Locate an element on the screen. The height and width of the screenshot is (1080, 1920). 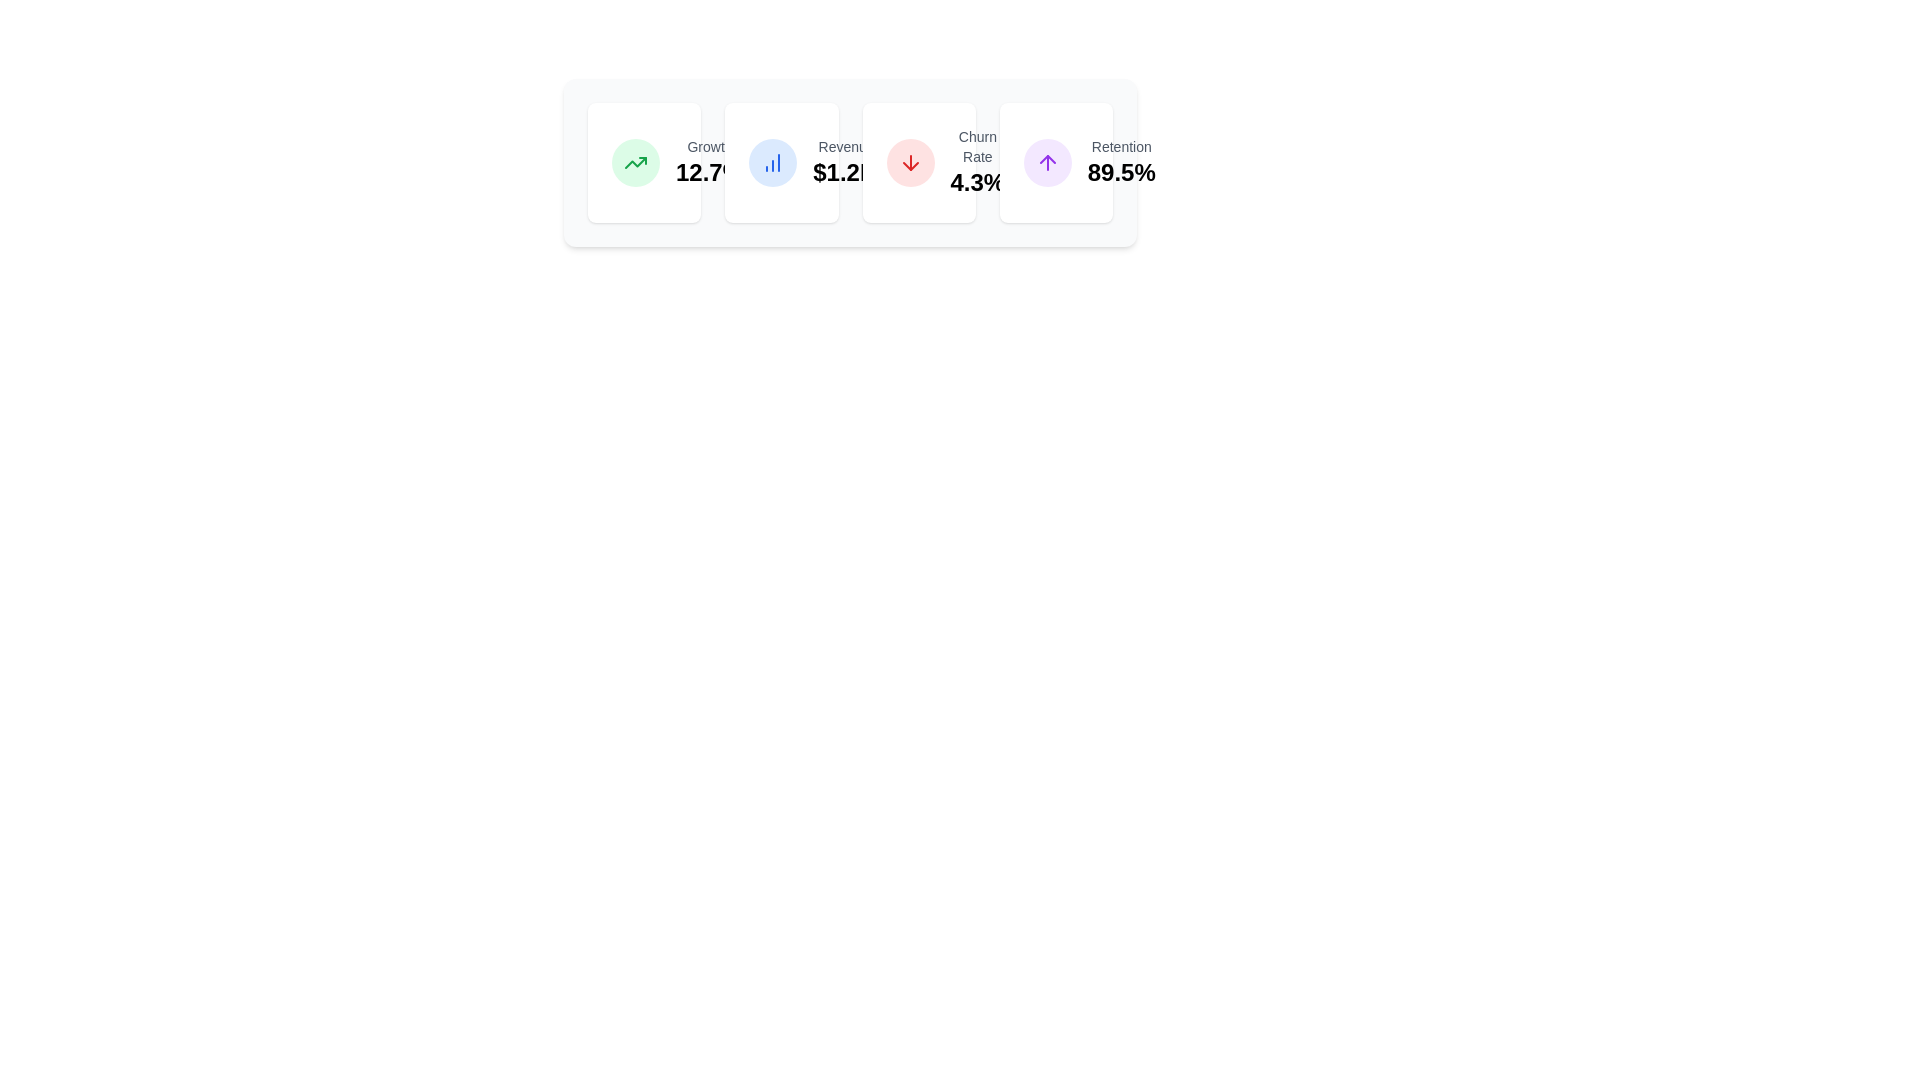
growth percentage value displayed as '12.7%' in a larger bold black font, located to the right of a green upward-trending arrow icon within the leftmost card is located at coordinates (710, 161).